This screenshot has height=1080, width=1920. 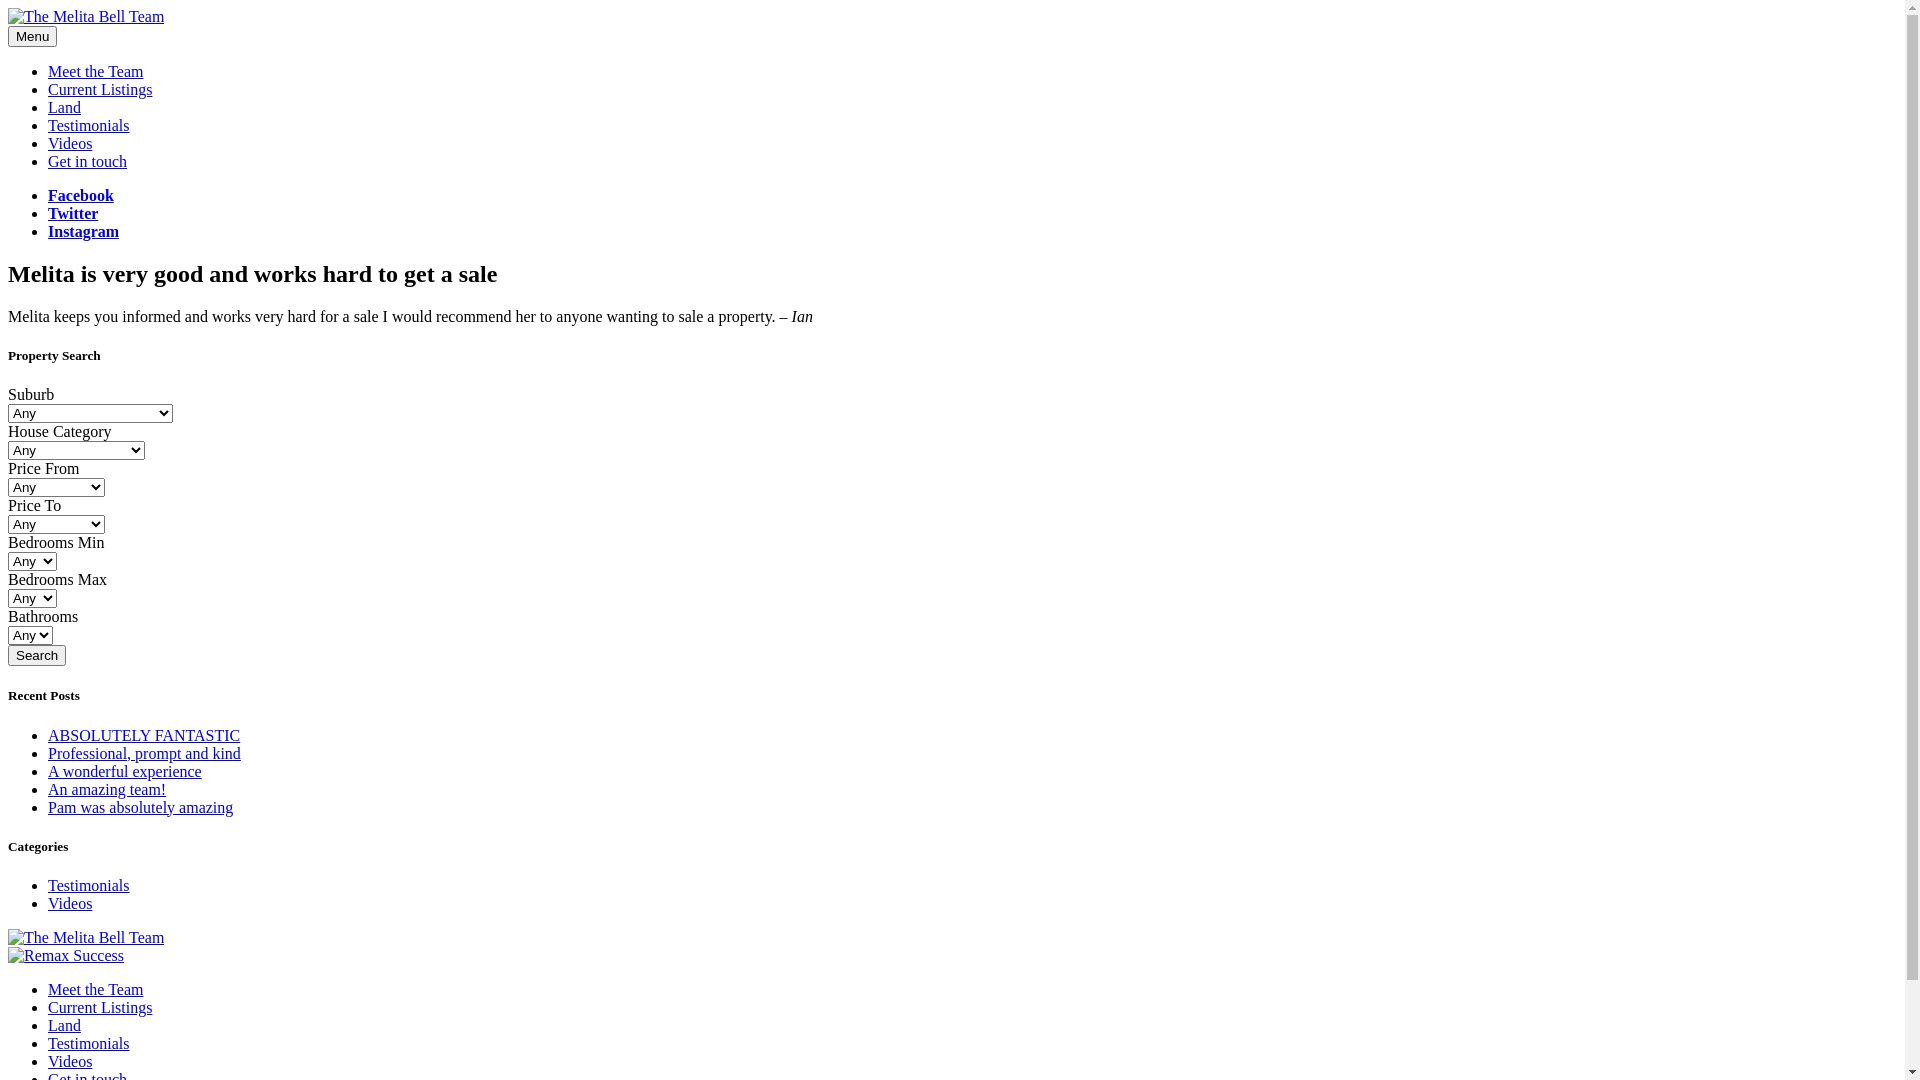 I want to click on 'Videos', so click(x=70, y=142).